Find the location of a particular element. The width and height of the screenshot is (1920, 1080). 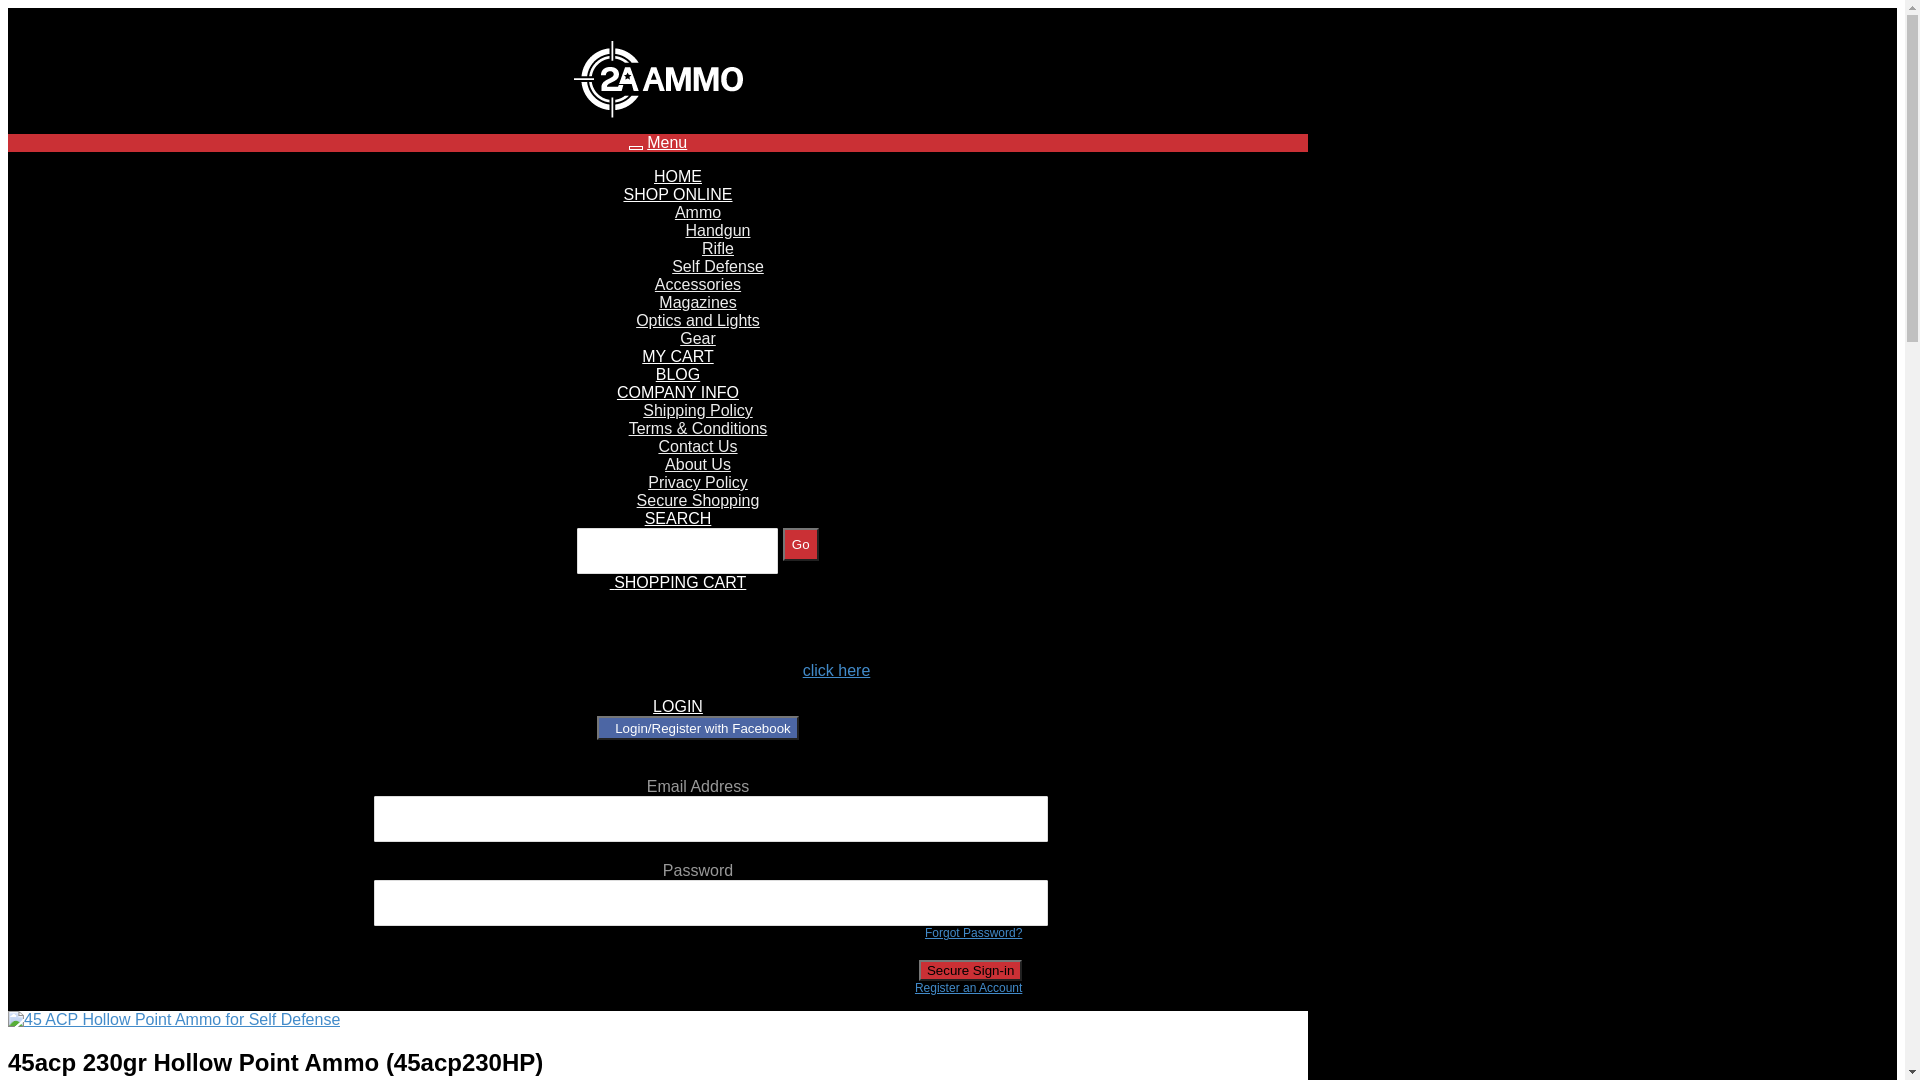

'Handgun' is located at coordinates (718, 229).